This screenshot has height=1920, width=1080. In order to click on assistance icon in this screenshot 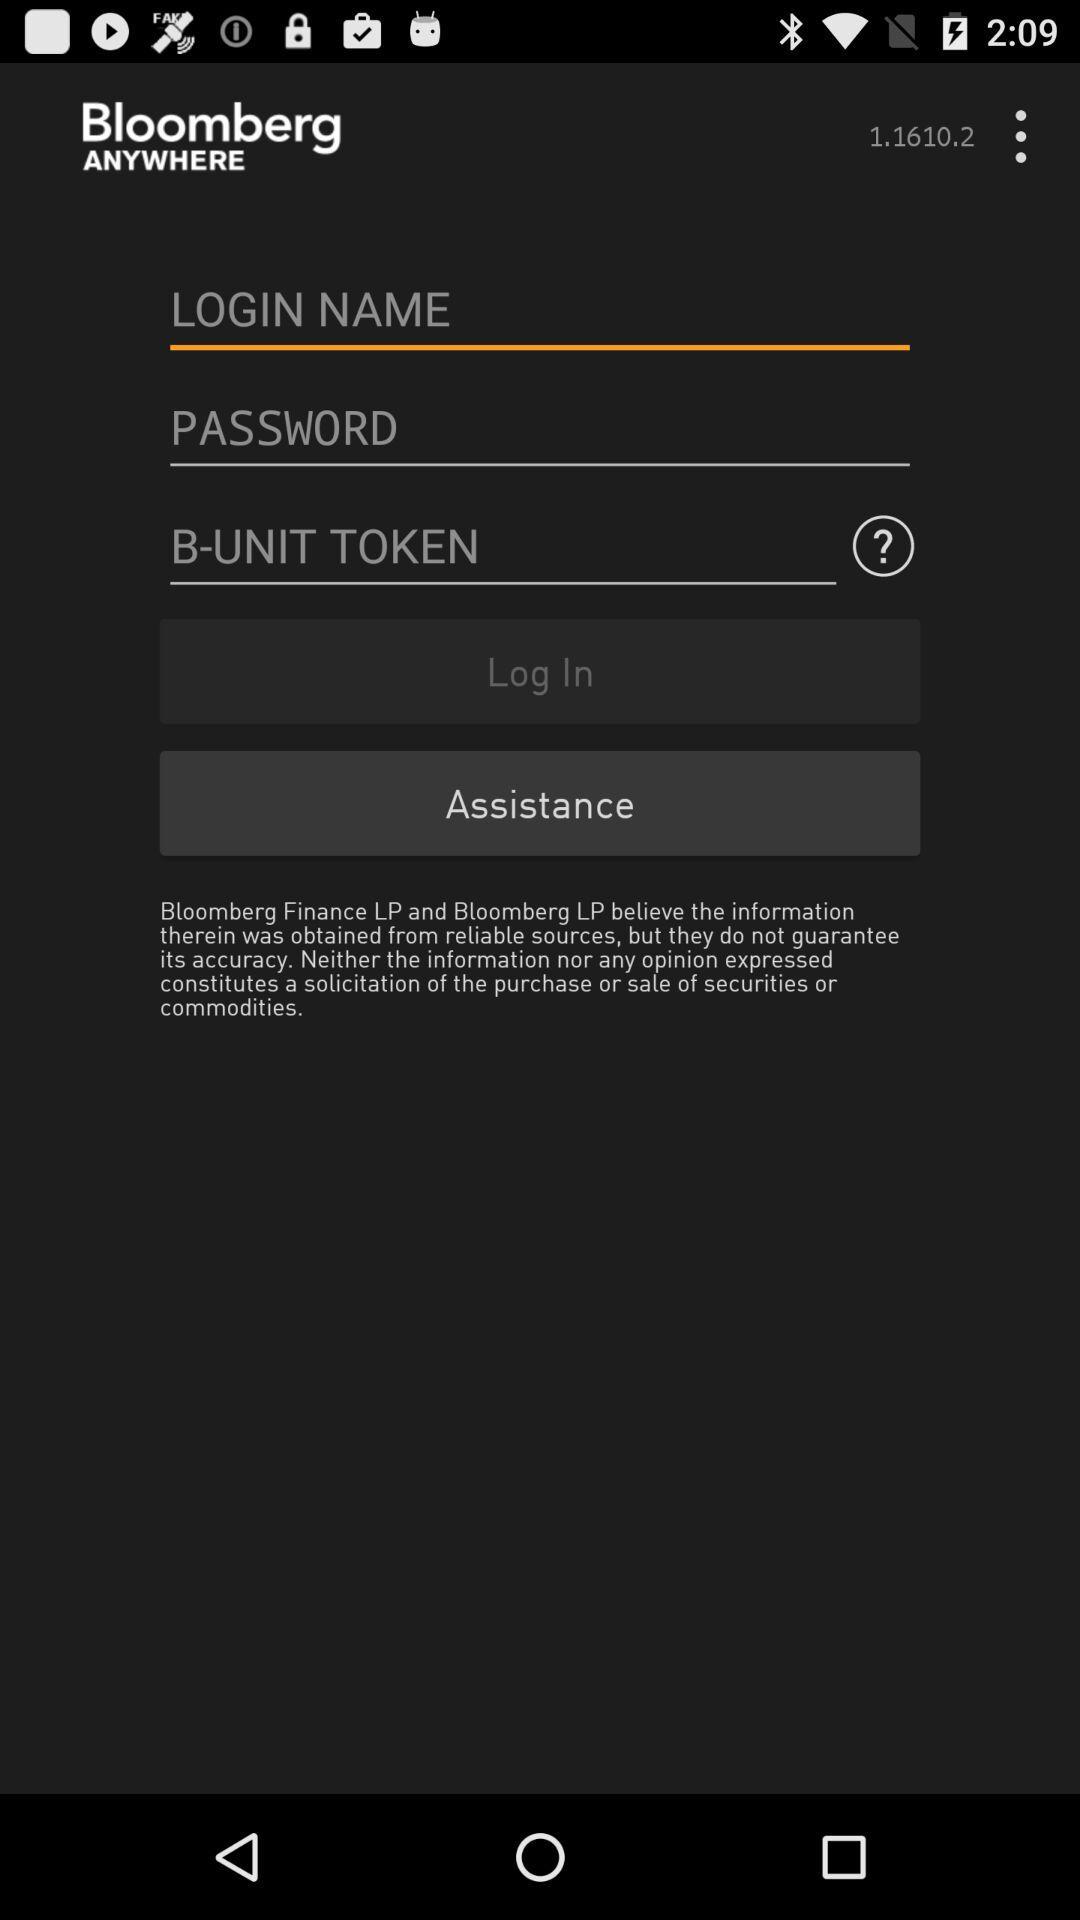, I will do `click(540, 803)`.